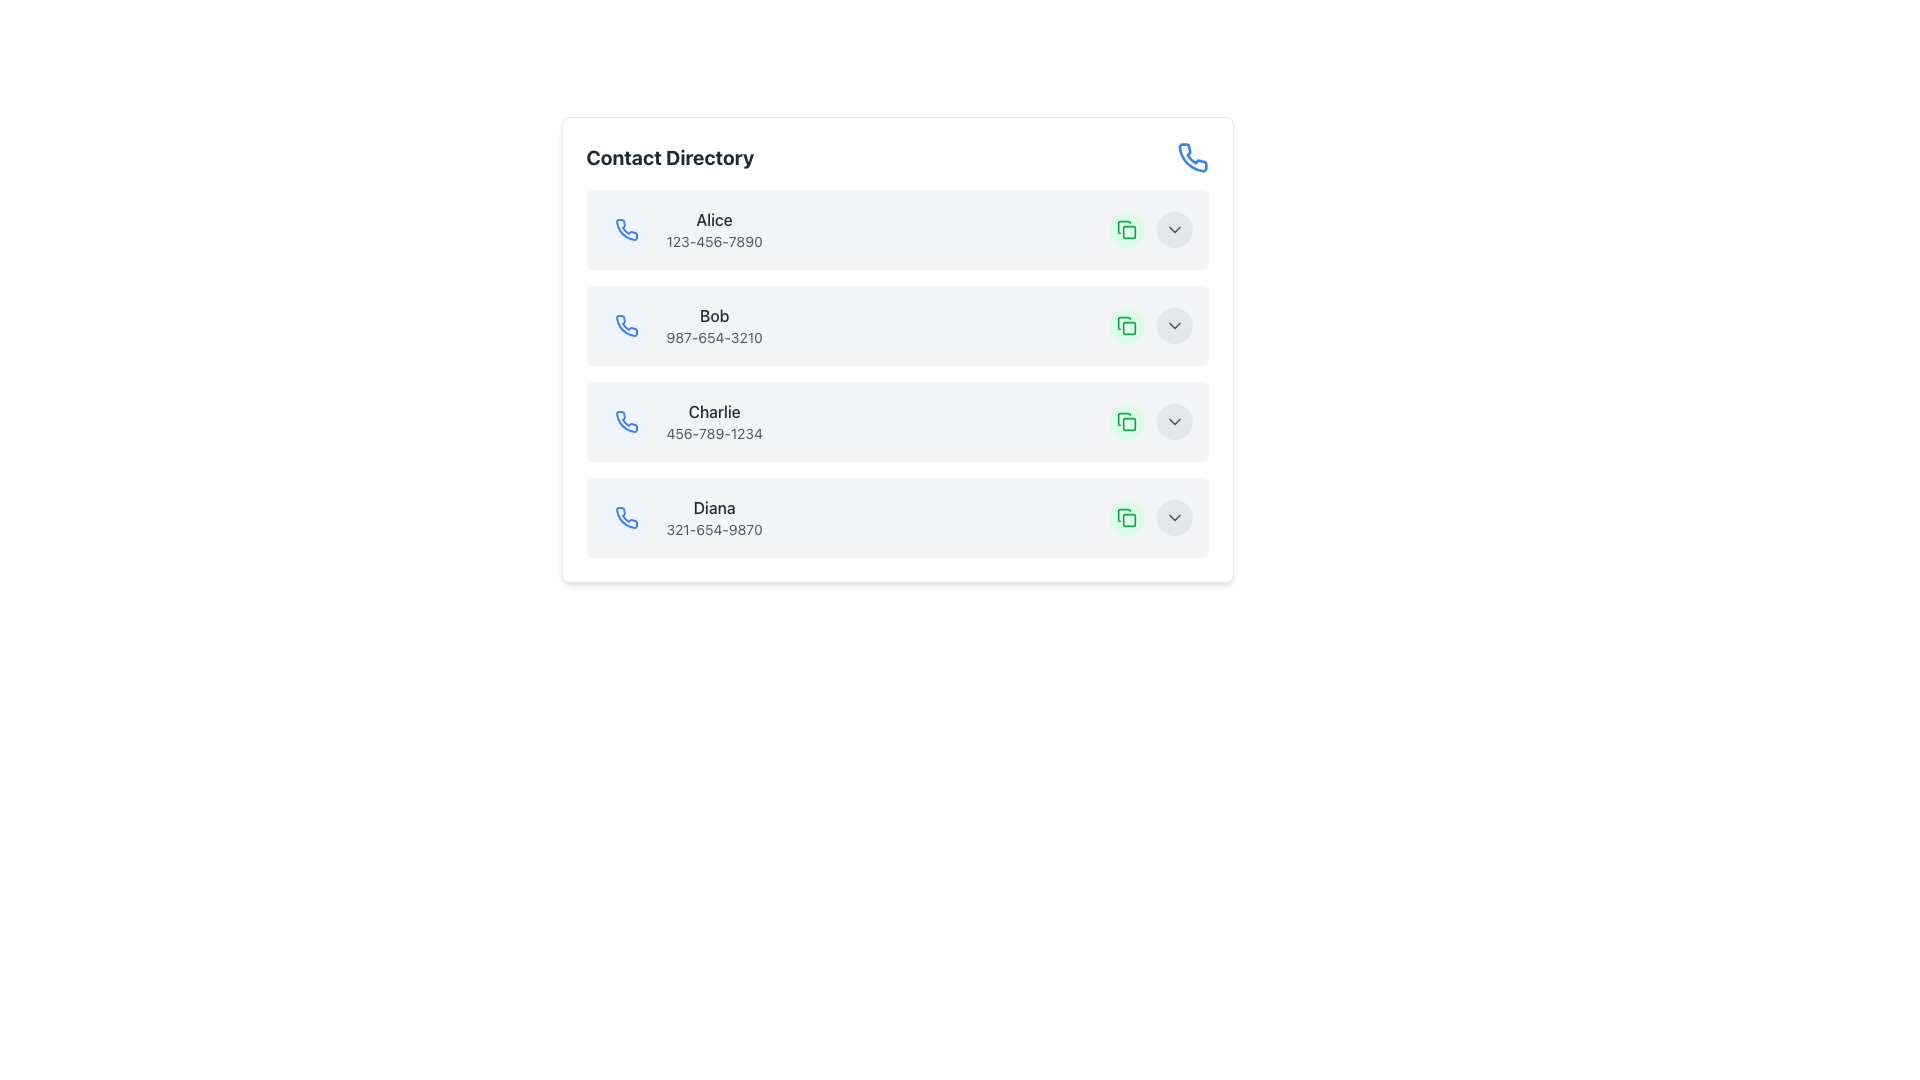  I want to click on the 'copy' button icon located to the right of the entry labeled 'Charlie' (456-789-1234) in the contact list, so click(1126, 420).